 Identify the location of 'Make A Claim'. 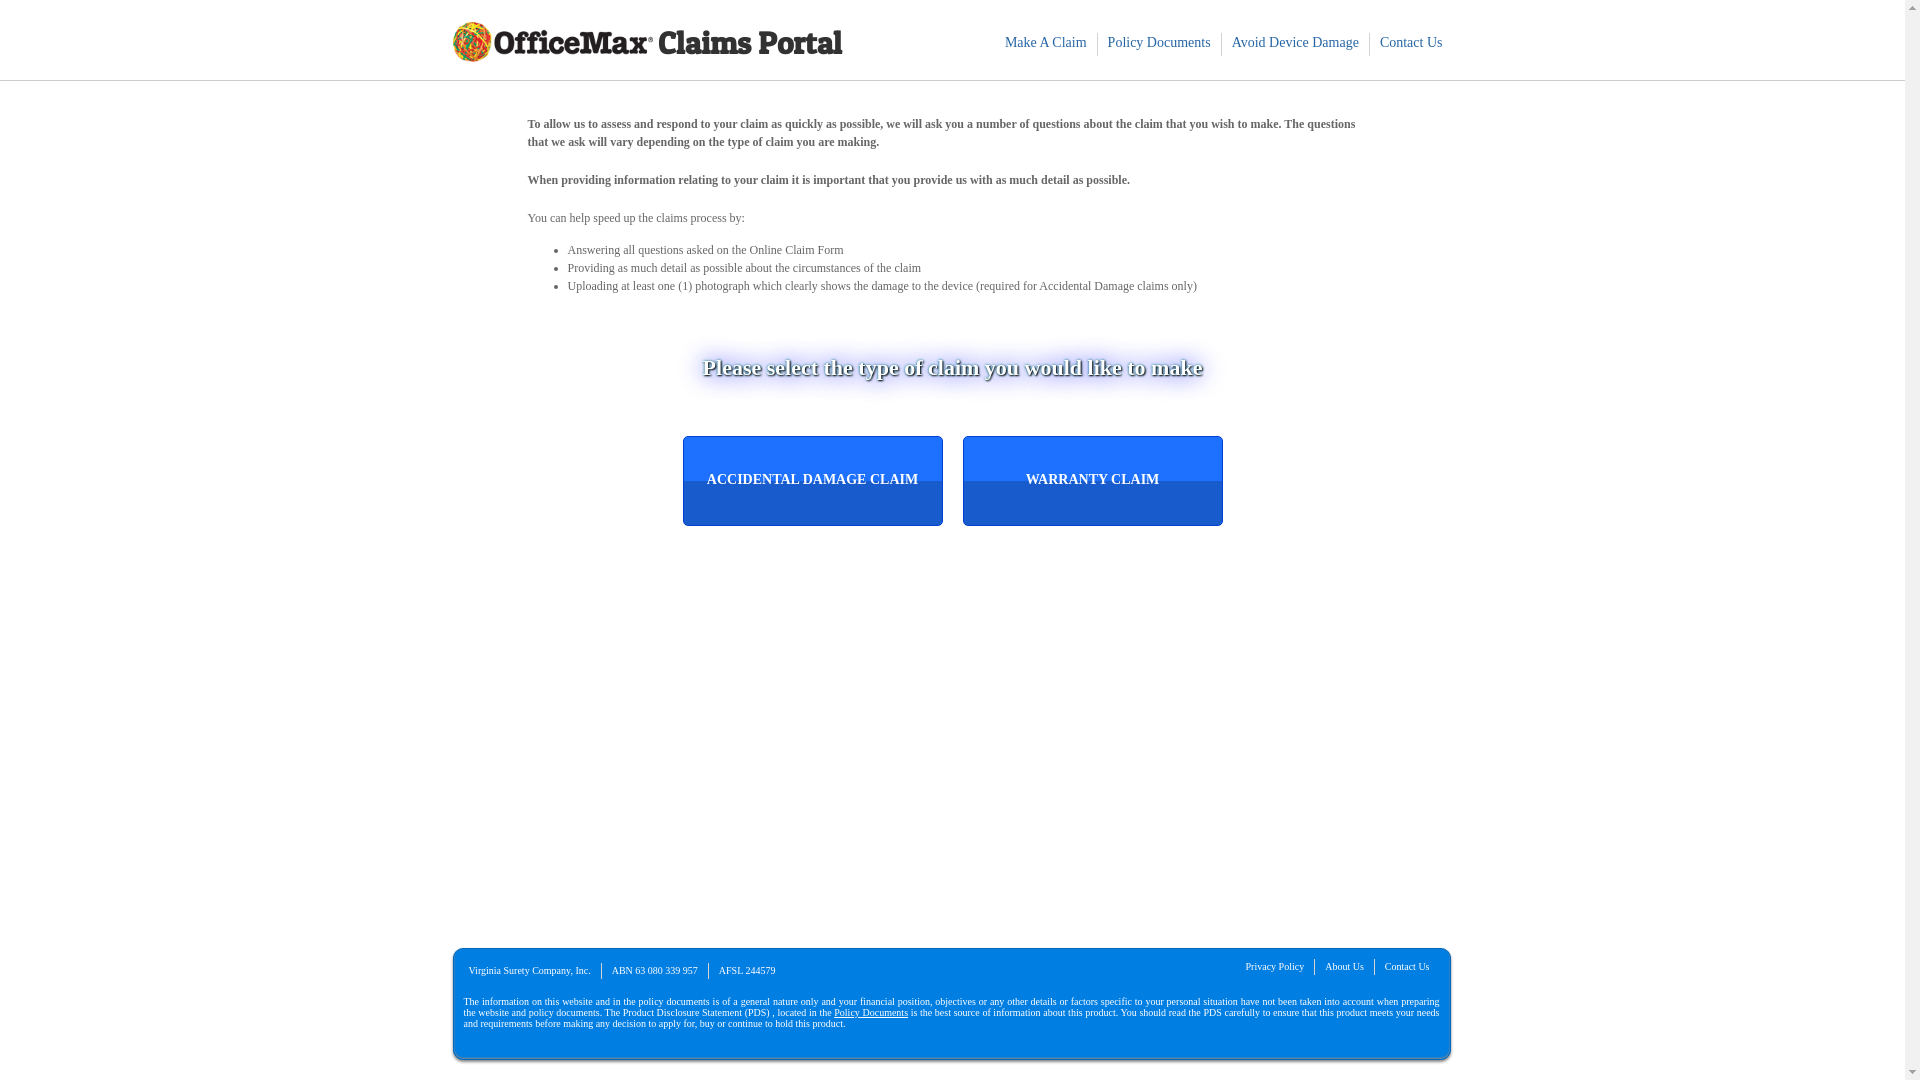
(1045, 42).